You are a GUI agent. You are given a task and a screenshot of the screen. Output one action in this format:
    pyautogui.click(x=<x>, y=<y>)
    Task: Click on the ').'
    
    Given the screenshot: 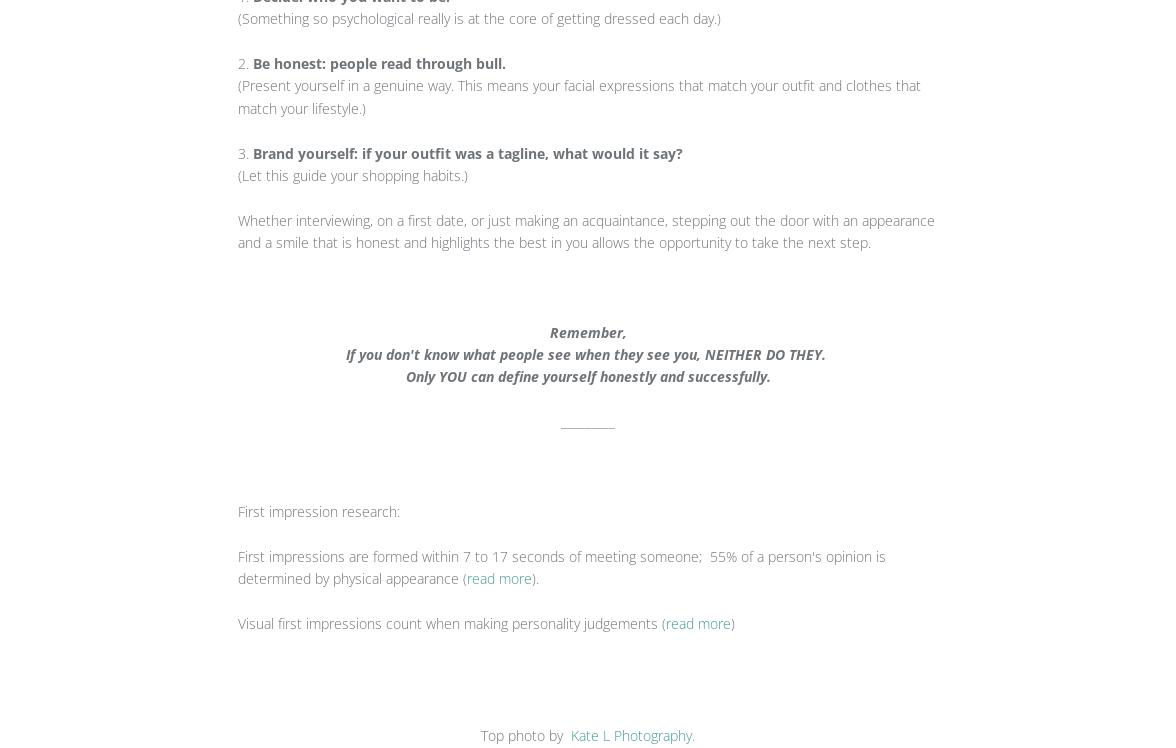 What is the action you would take?
    pyautogui.click(x=535, y=577)
    